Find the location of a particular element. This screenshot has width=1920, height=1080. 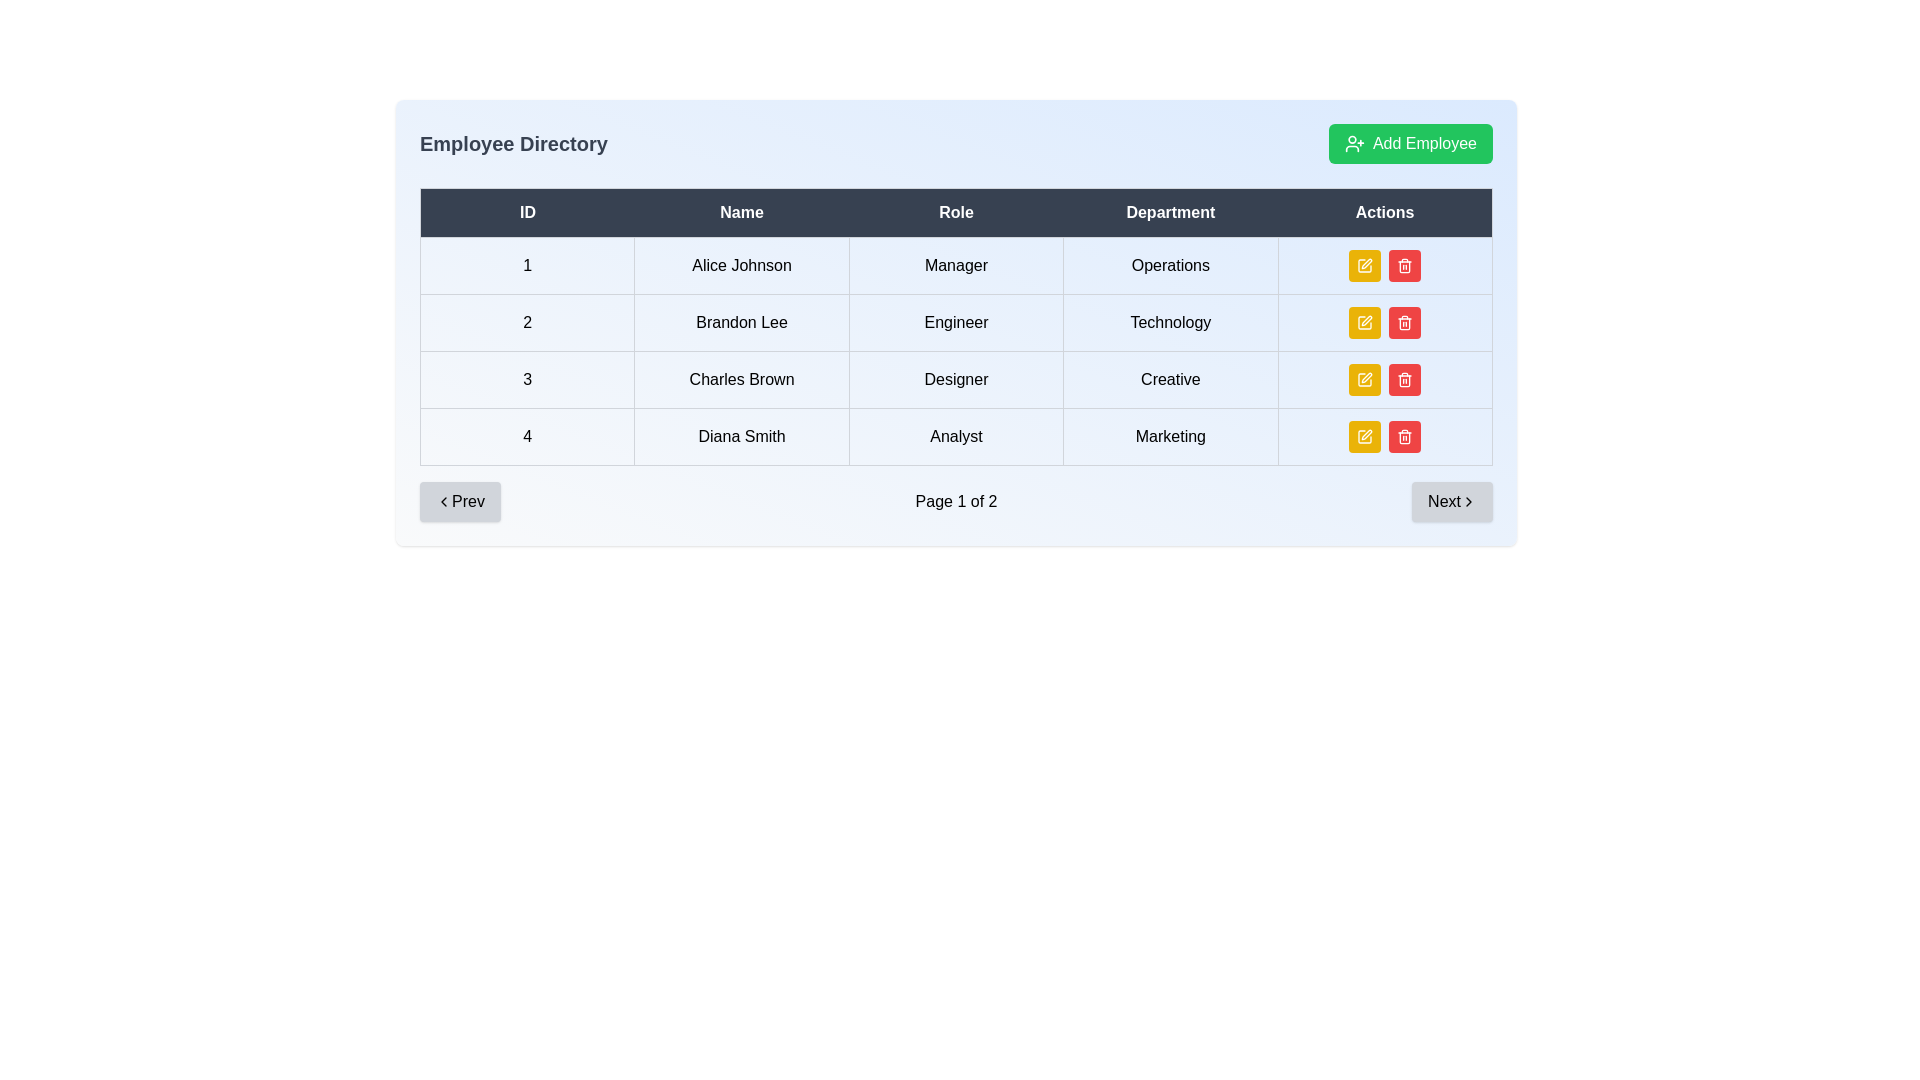

the button in the 'Actions' column of the fourth row is located at coordinates (1364, 435).